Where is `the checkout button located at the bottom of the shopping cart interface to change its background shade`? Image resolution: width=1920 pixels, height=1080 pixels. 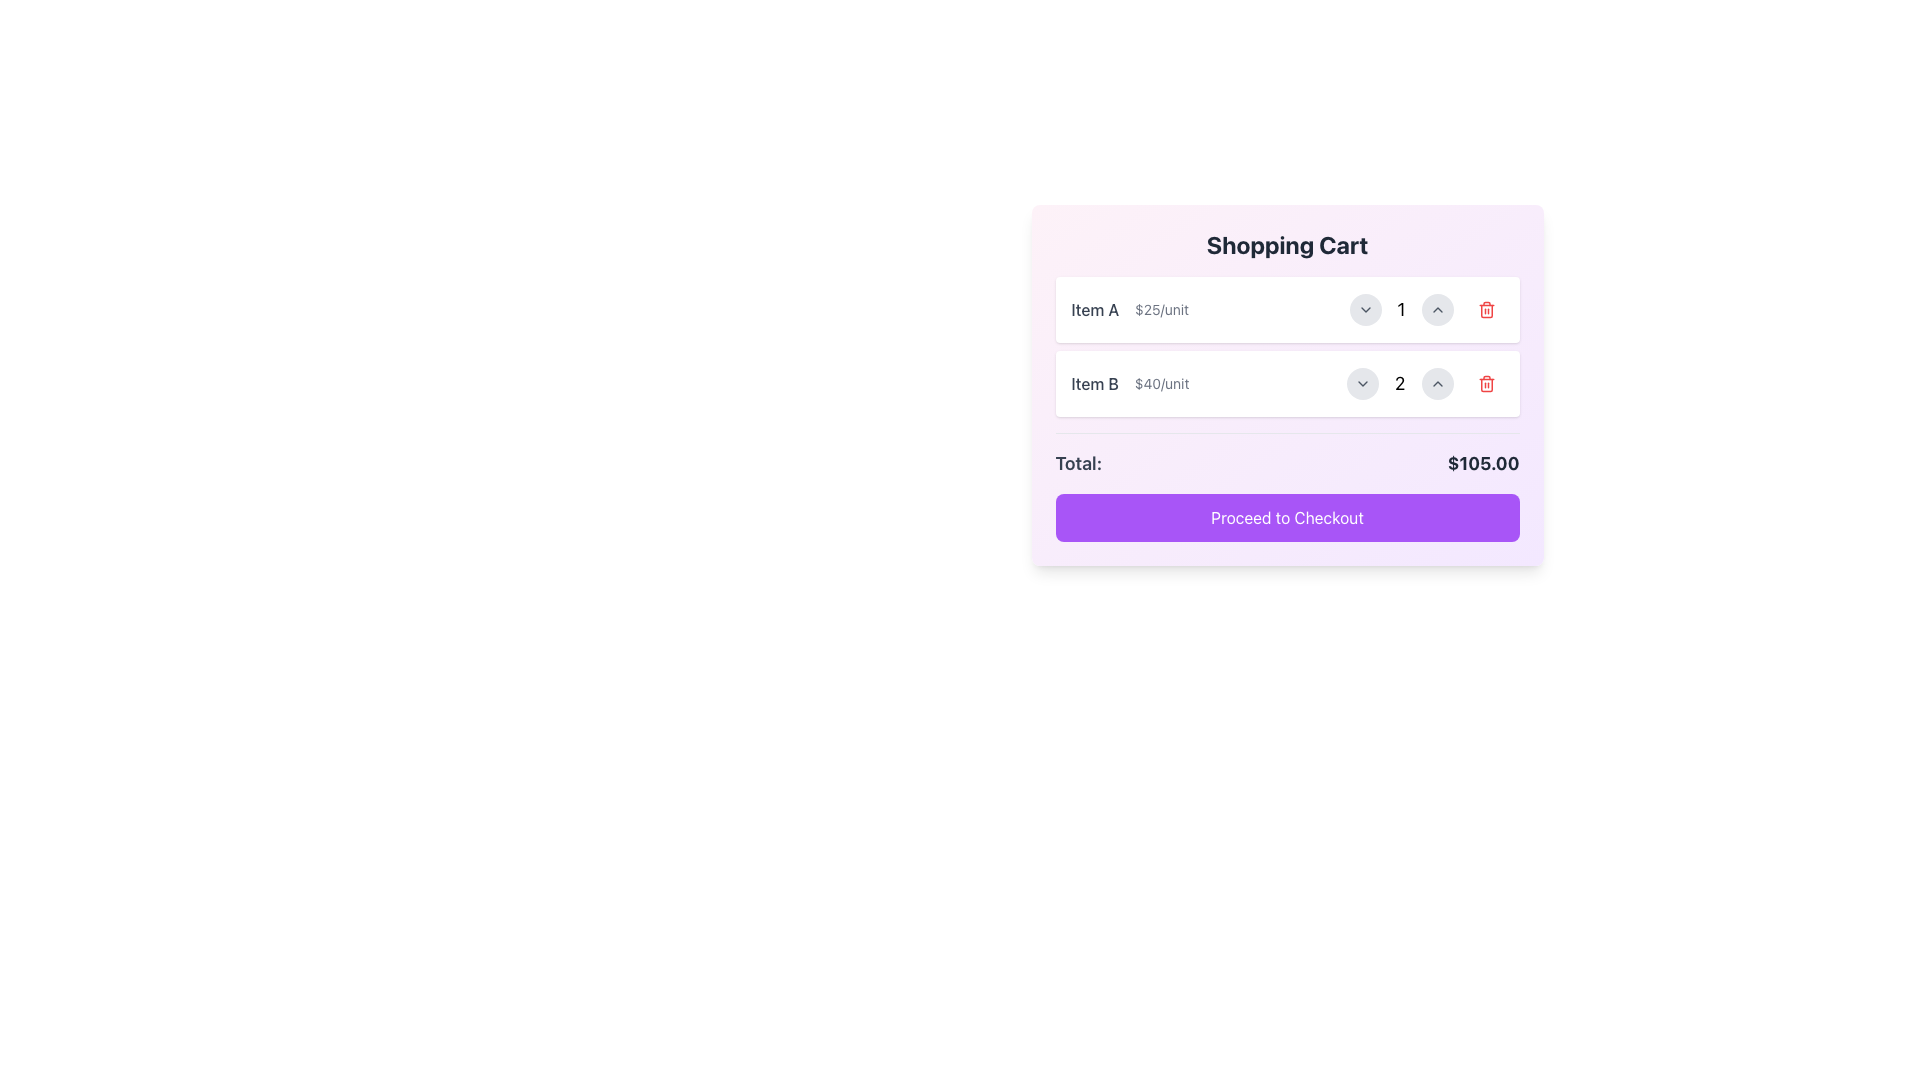 the checkout button located at the bottom of the shopping cart interface to change its background shade is located at coordinates (1287, 516).